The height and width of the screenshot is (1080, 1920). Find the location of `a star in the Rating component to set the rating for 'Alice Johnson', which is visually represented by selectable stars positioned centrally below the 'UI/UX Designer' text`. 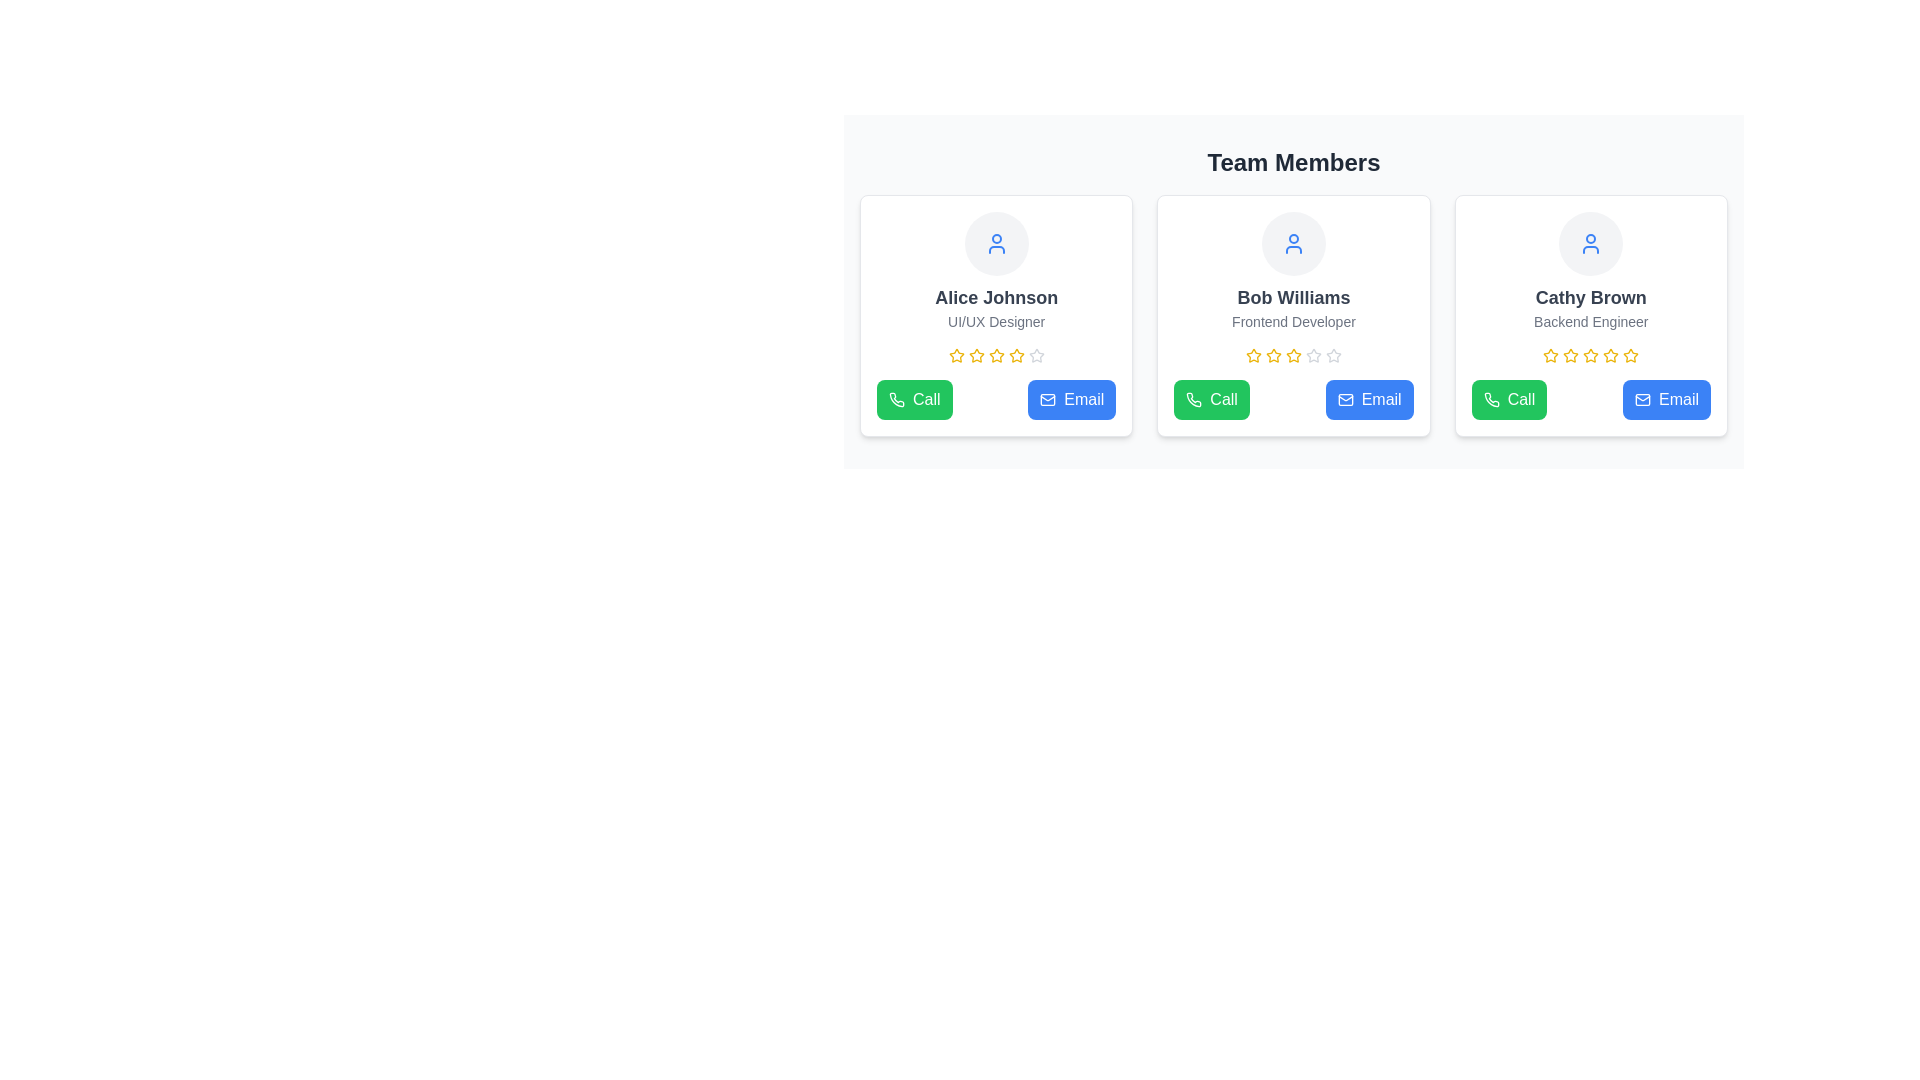

a star in the Rating component to set the rating for 'Alice Johnson', which is visually represented by selectable stars positioned centrally below the 'UI/UX Designer' text is located at coordinates (996, 354).